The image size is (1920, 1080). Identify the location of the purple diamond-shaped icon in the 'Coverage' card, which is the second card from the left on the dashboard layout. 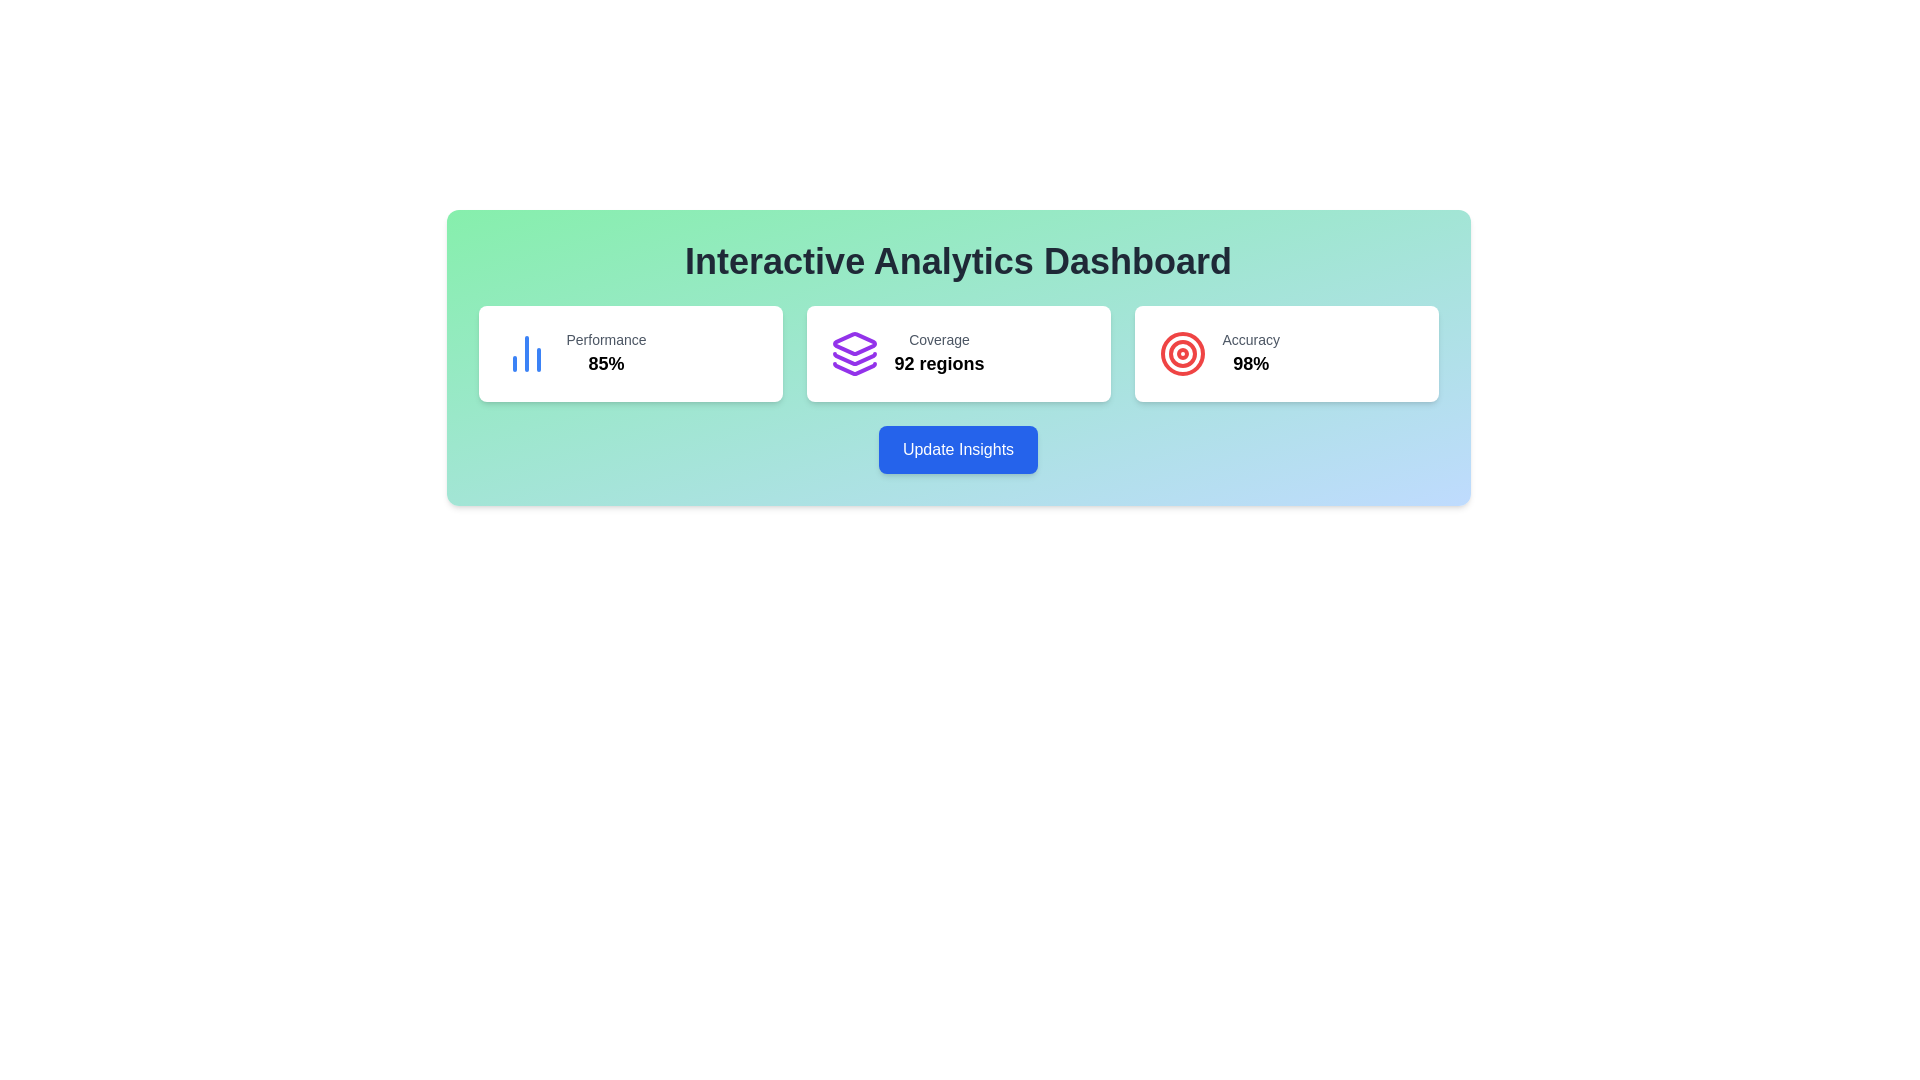
(854, 342).